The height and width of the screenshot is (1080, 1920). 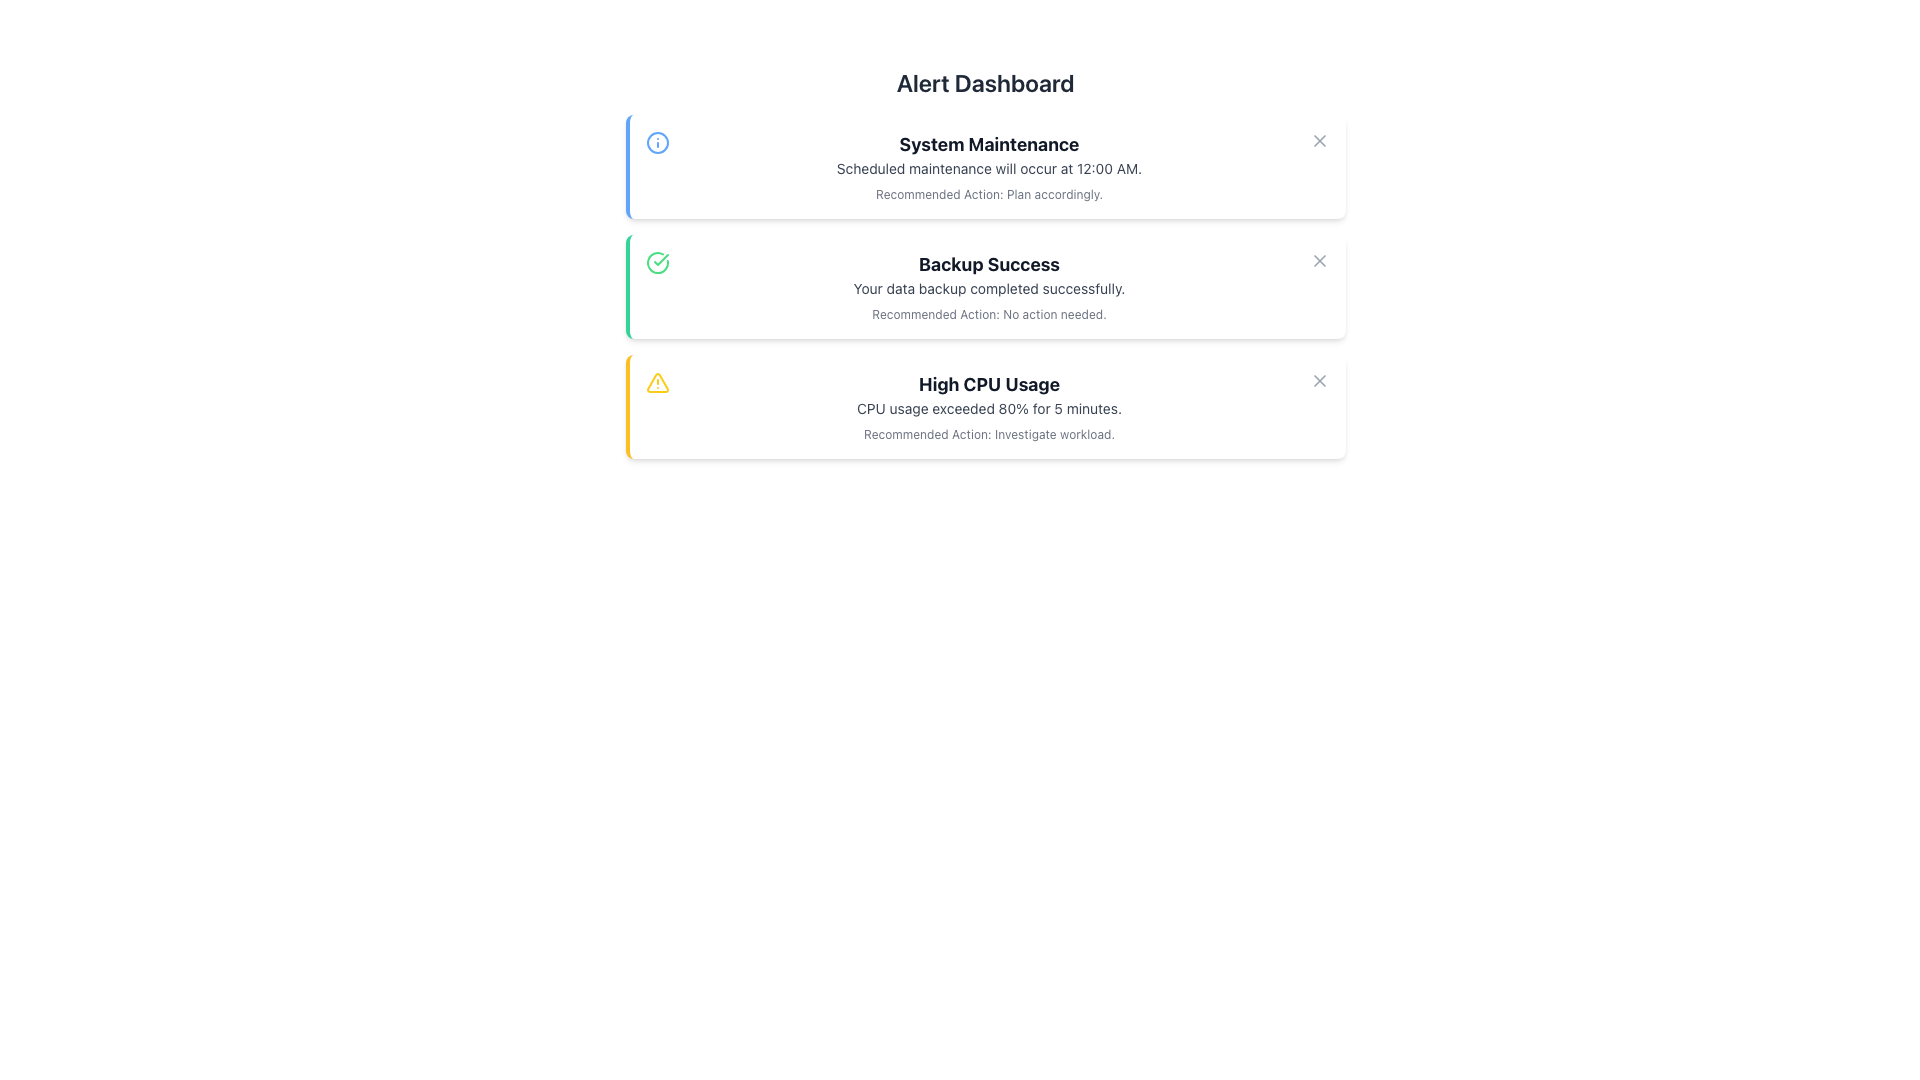 What do you see at coordinates (989, 195) in the screenshot?
I see `text content of the line of text that reads 'Recommended Action: Plan accordingly.' located in the first alert box titled 'System Maintenance'` at bounding box center [989, 195].